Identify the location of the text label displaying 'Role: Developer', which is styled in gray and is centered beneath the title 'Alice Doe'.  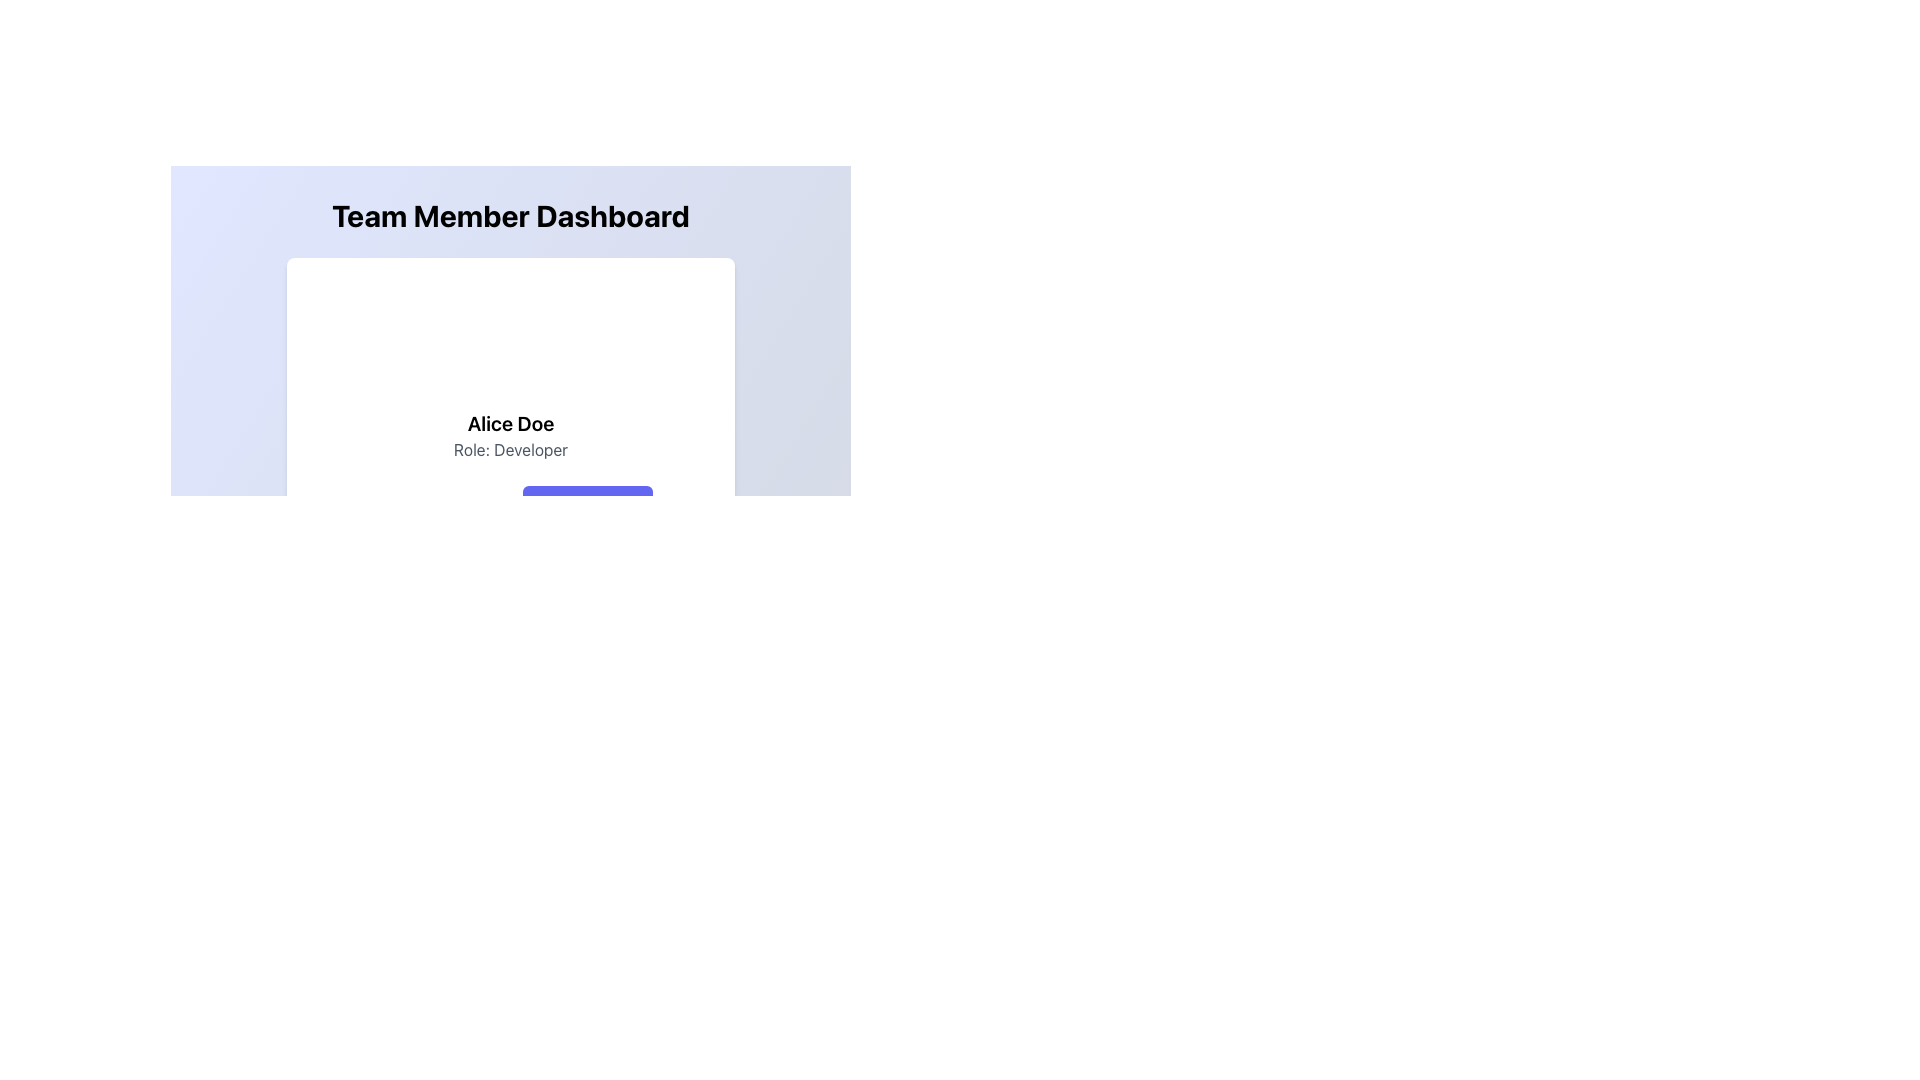
(510, 450).